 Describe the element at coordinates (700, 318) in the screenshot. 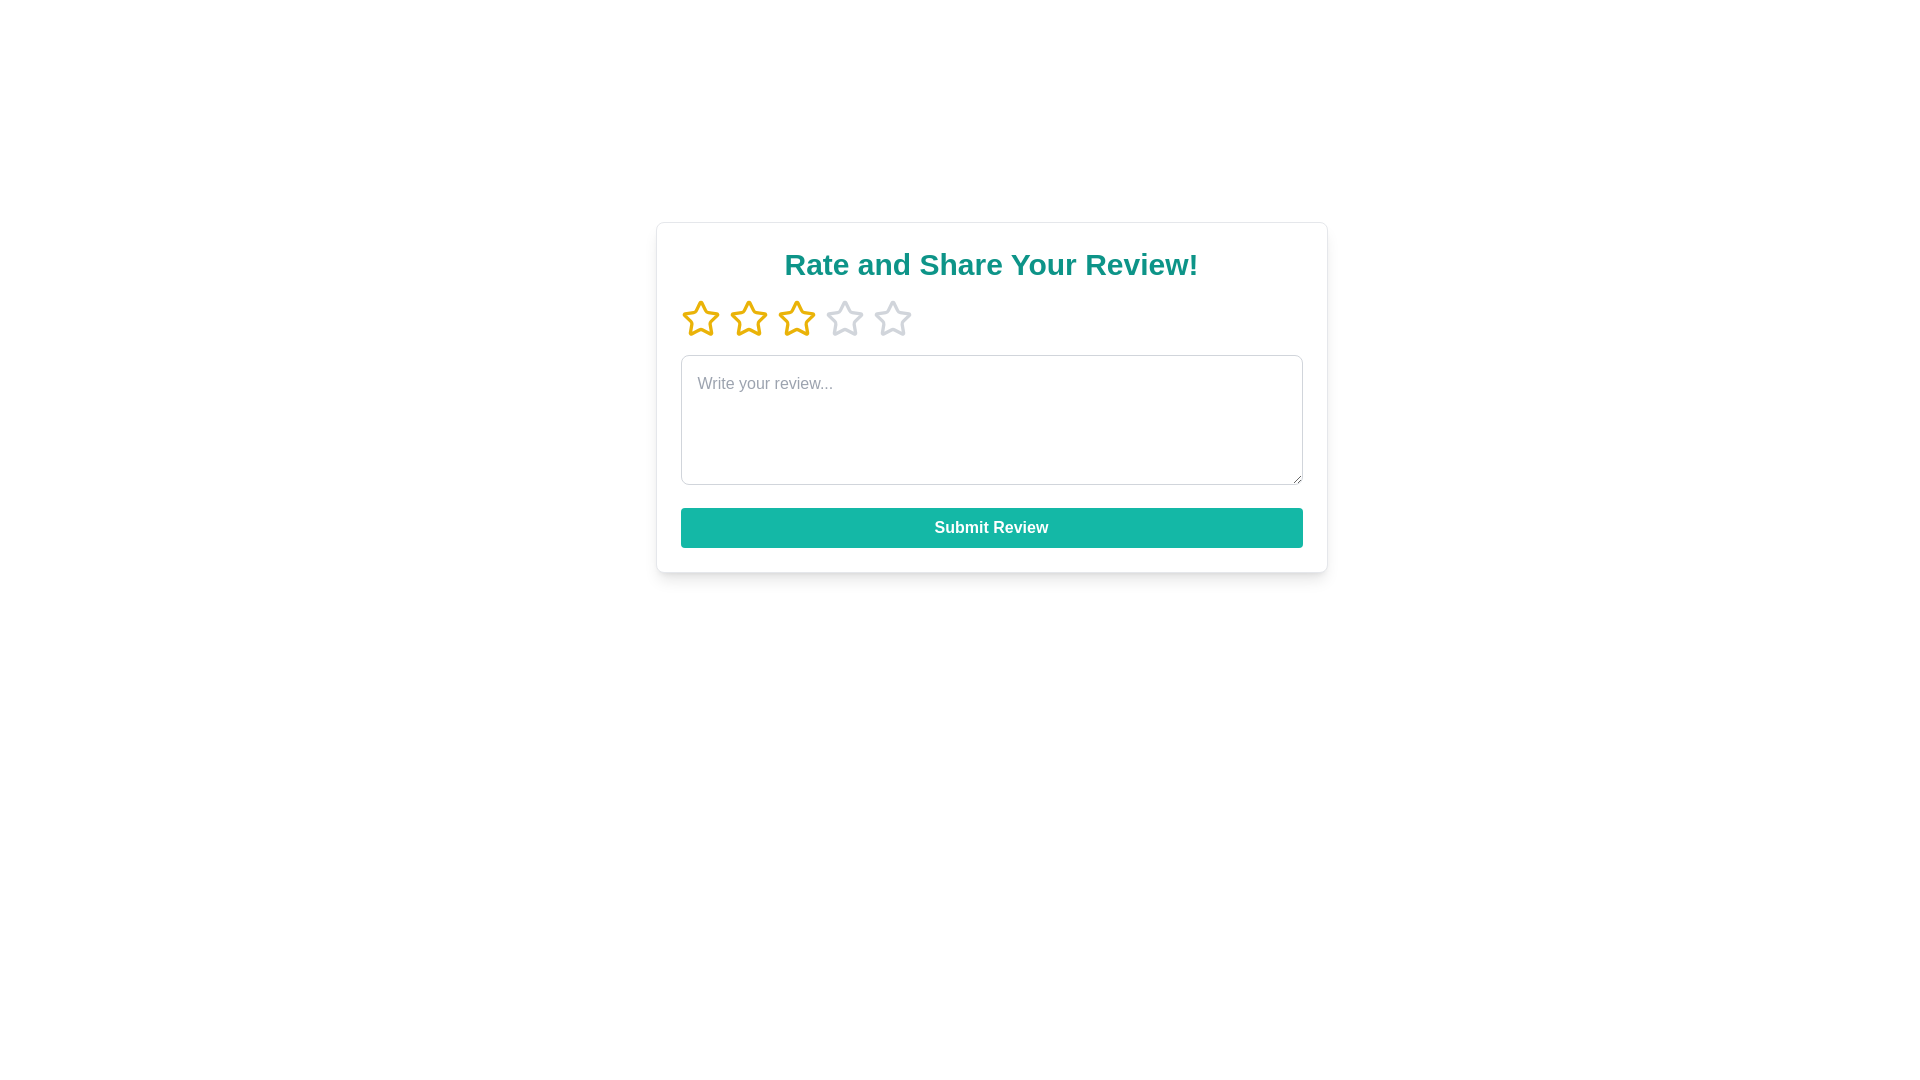

I see `the star corresponding to 1 stars to preview the rating` at that location.